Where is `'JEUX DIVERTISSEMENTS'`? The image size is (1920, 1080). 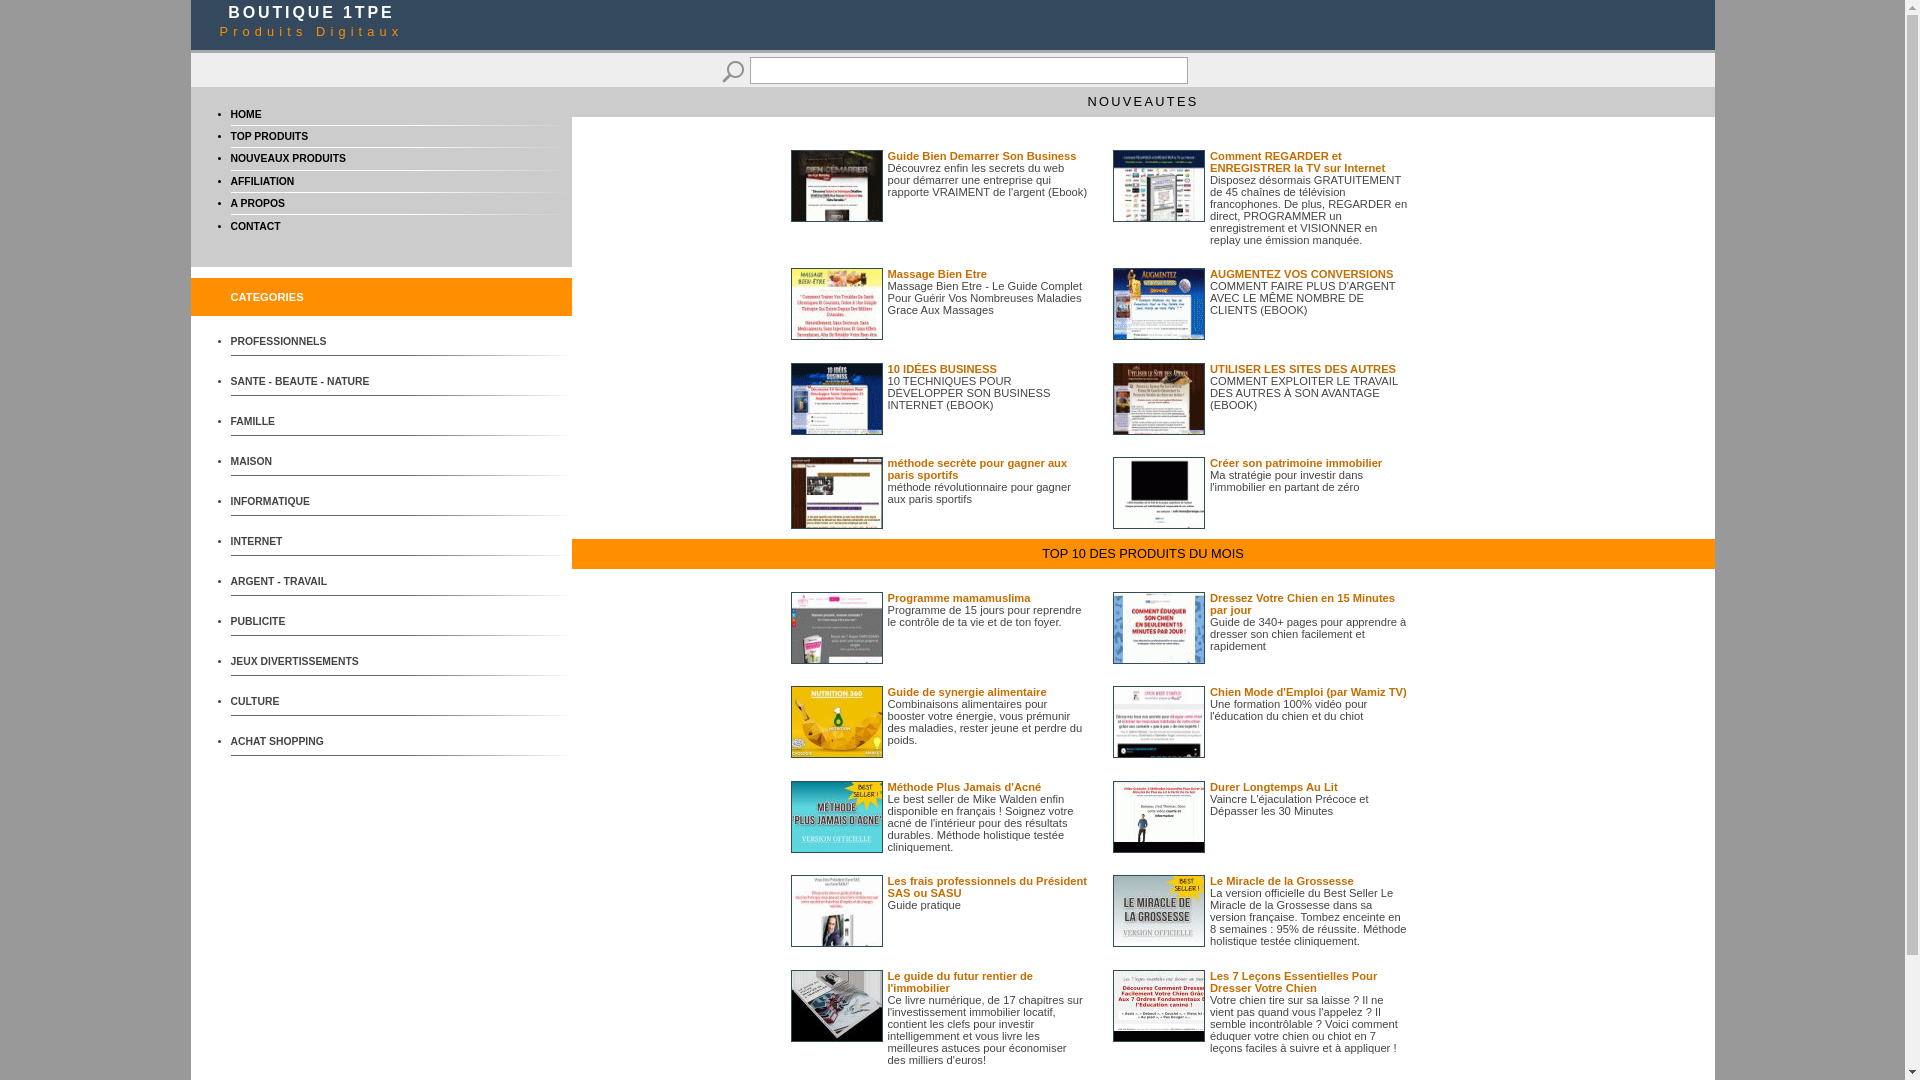
'JEUX DIVERTISSEMENTS' is located at coordinates (304, 661).